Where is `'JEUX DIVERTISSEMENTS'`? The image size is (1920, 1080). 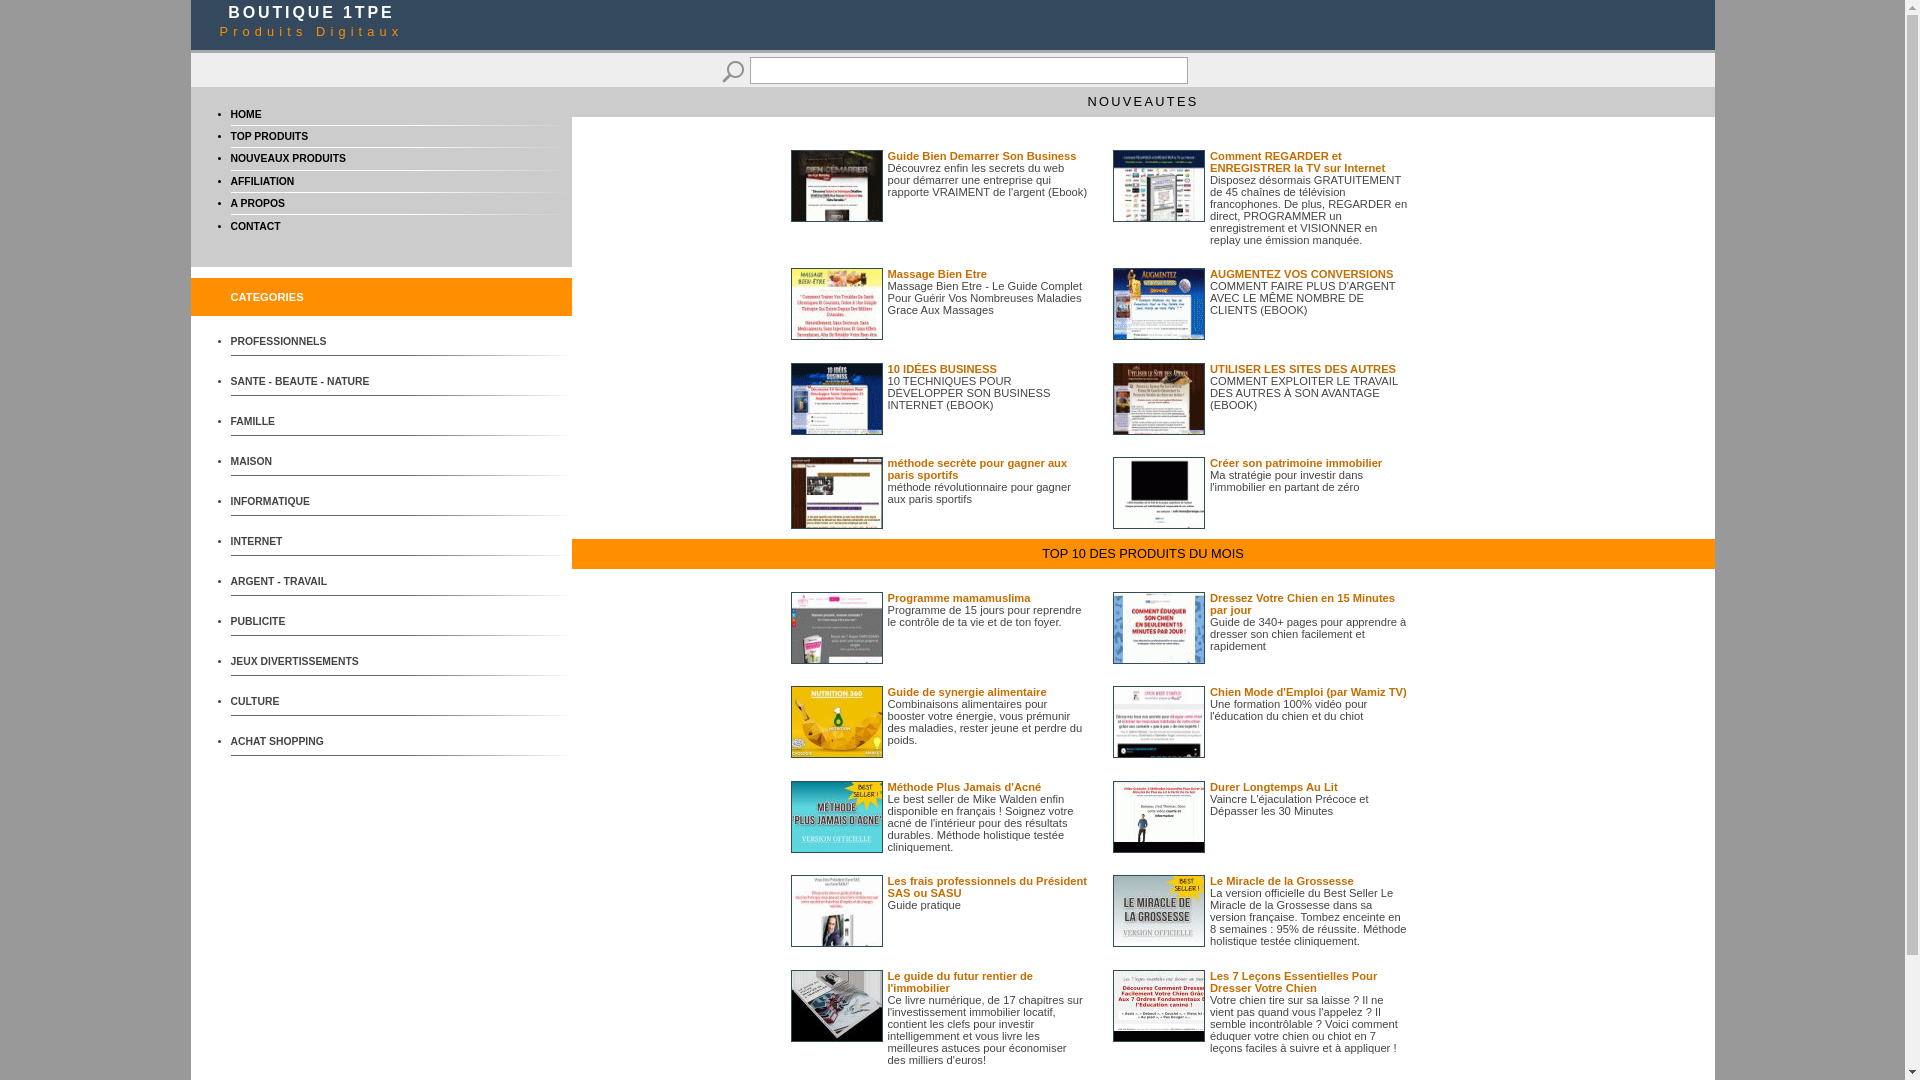
'JEUX DIVERTISSEMENTS' is located at coordinates (304, 661).